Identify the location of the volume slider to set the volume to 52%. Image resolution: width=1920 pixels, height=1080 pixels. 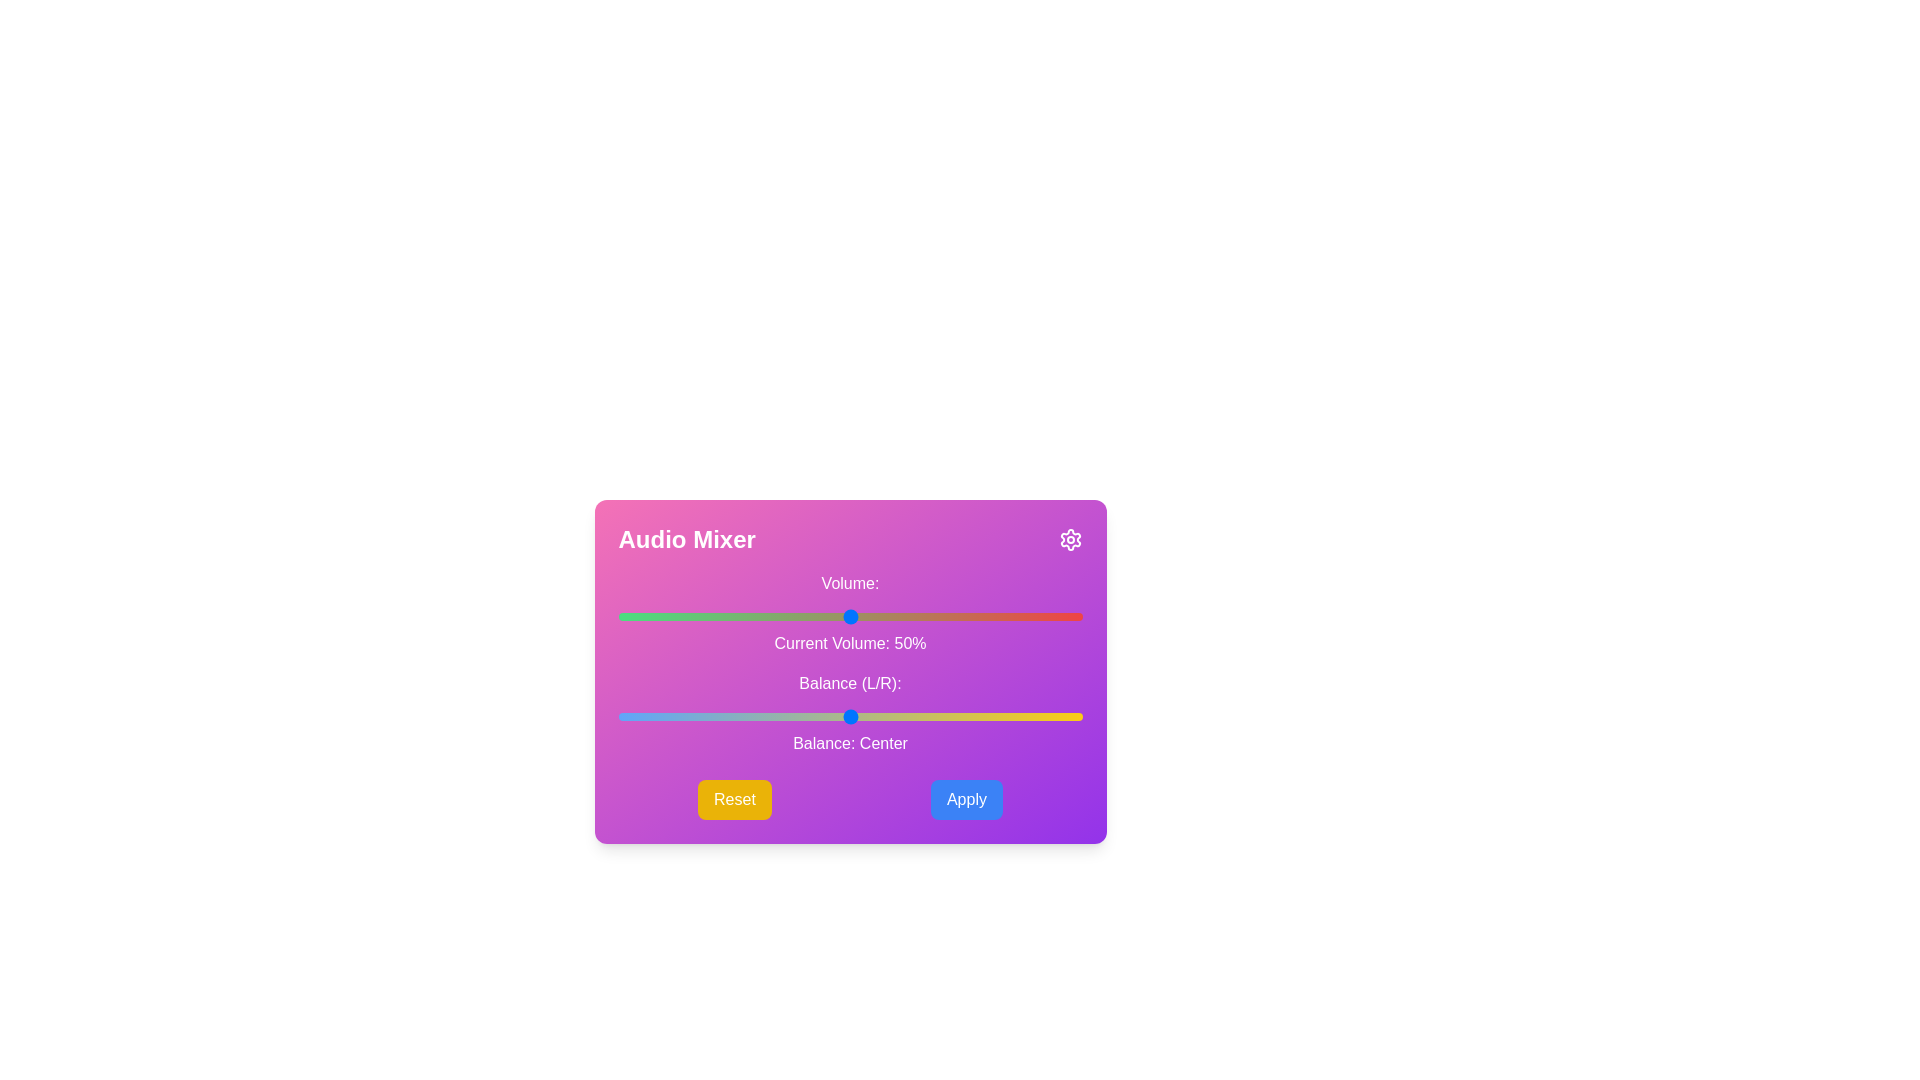
(859, 616).